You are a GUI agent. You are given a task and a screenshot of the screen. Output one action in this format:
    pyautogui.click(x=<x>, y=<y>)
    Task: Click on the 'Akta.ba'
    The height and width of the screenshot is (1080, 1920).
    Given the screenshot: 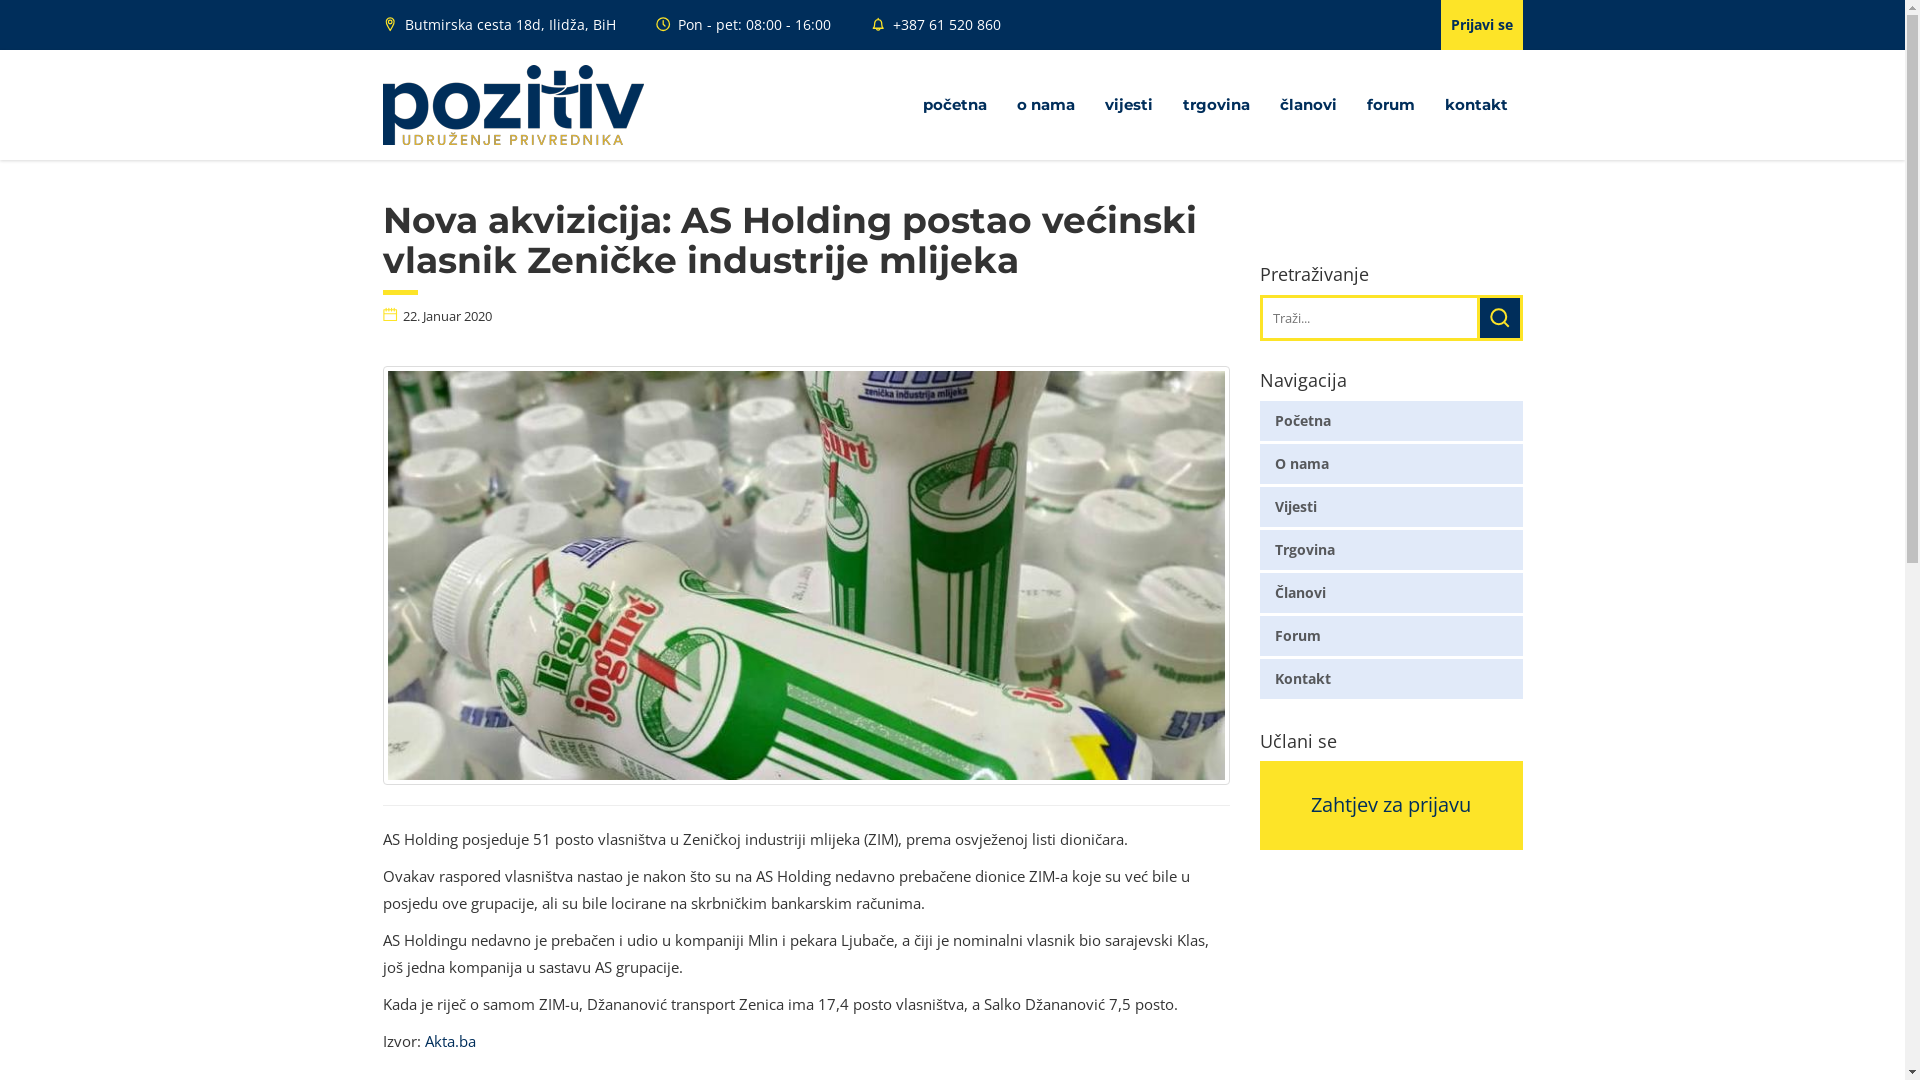 What is the action you would take?
    pyautogui.click(x=448, y=1040)
    